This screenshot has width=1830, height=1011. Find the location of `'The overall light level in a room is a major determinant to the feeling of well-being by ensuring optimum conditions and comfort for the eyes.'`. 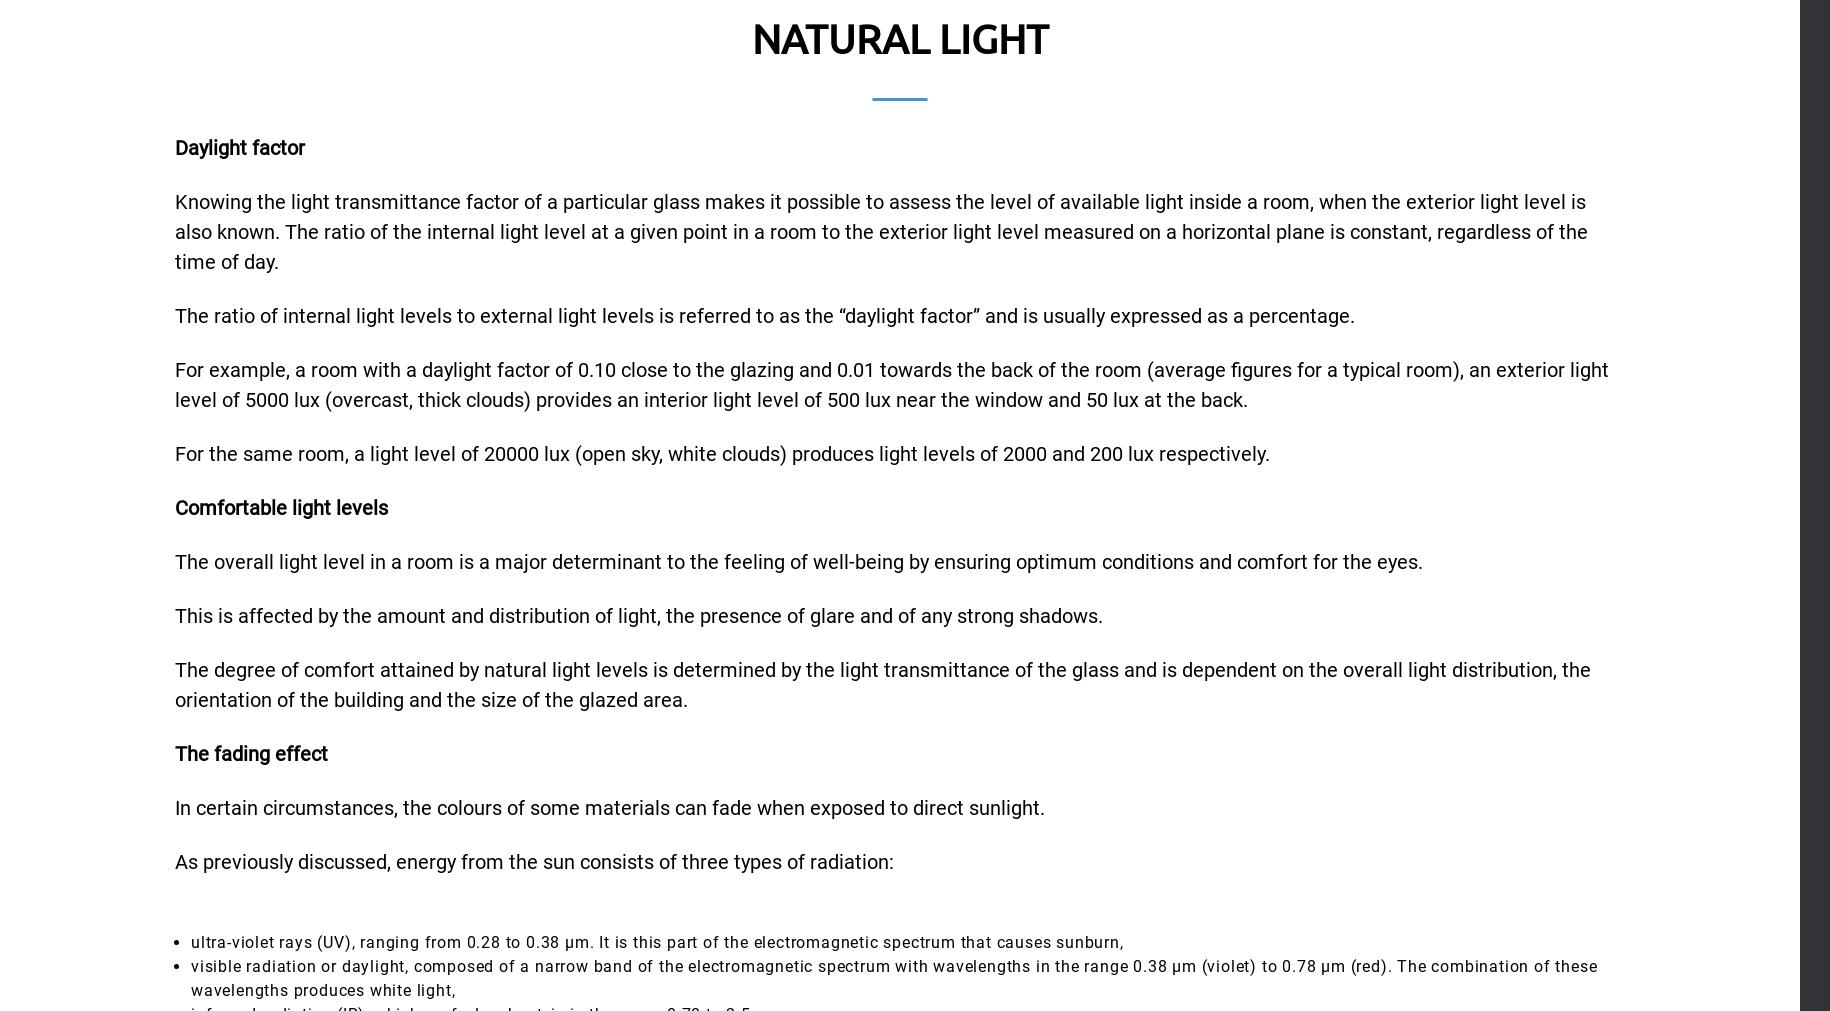

'The overall light level in a room is a major determinant to the feeling of well-being by ensuring optimum conditions and comfort for the eyes.' is located at coordinates (797, 561).